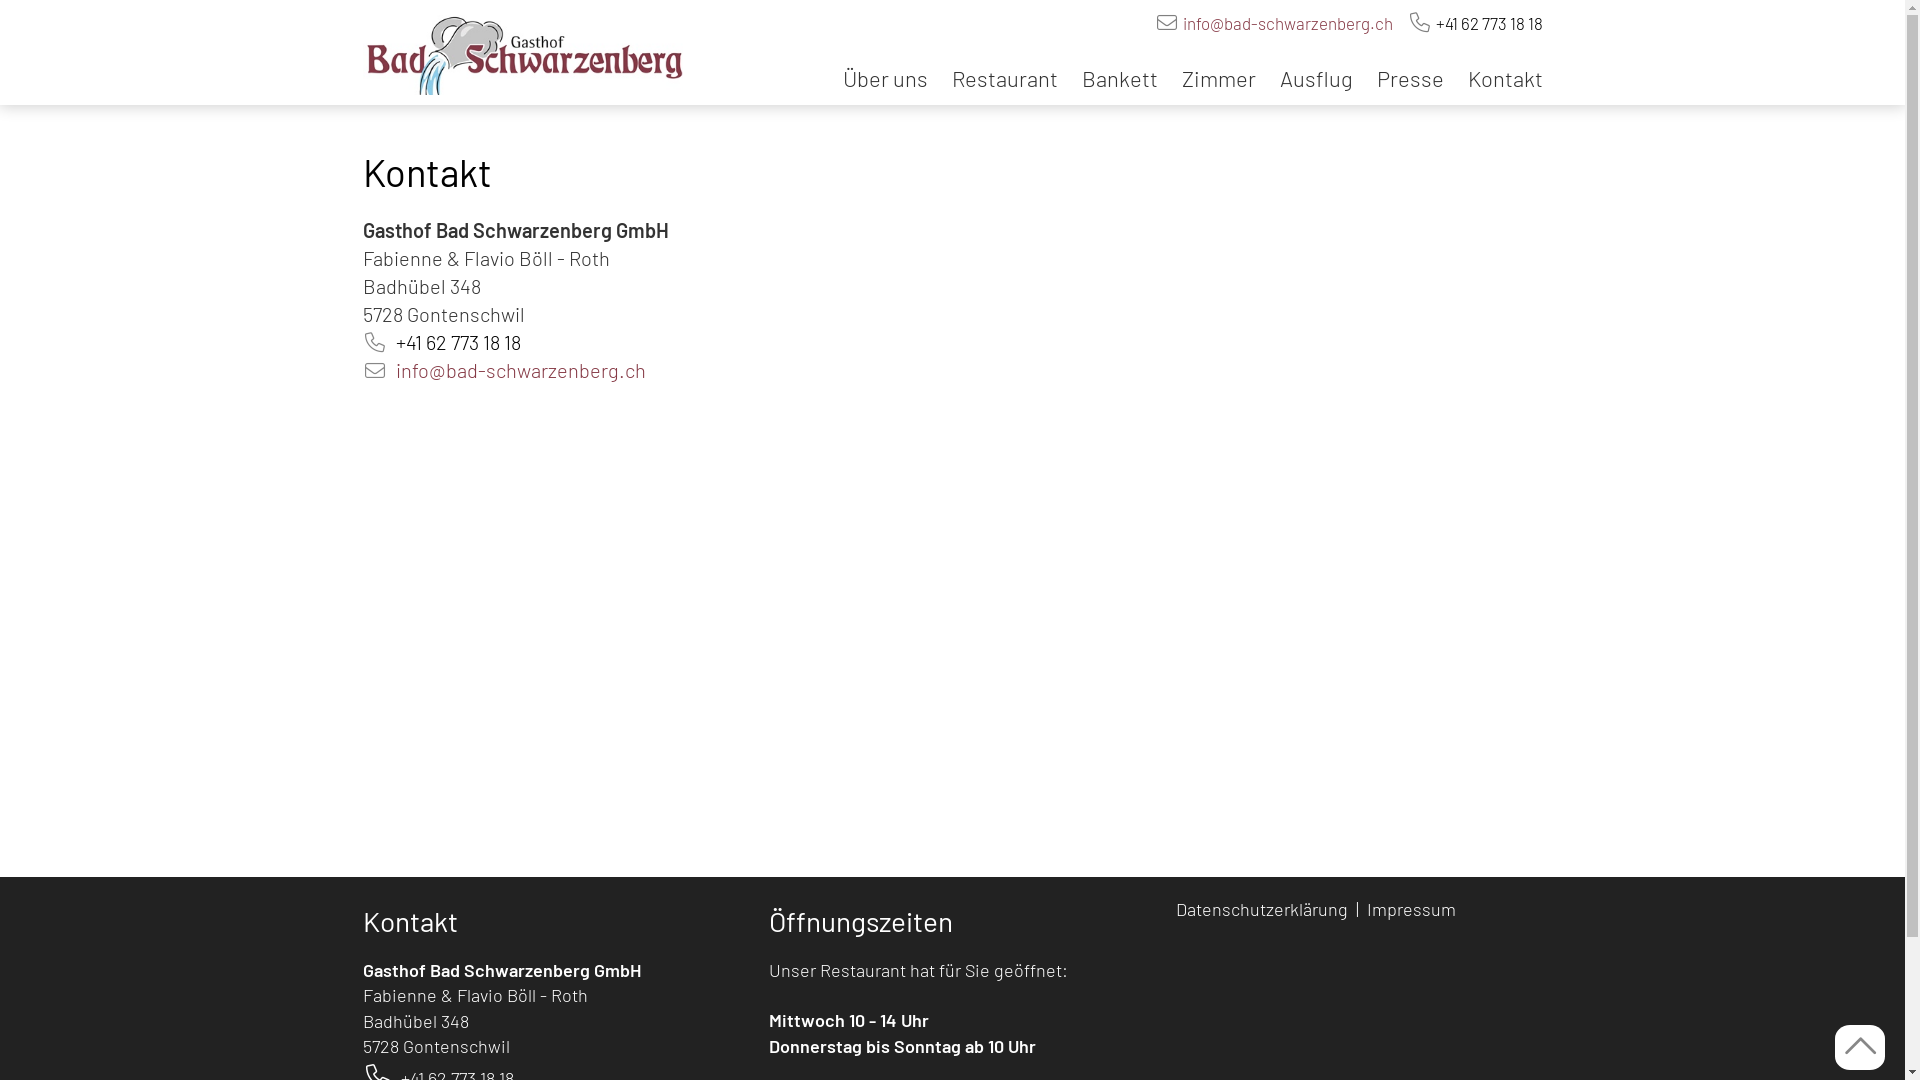  What do you see at coordinates (1218, 77) in the screenshot?
I see `'Zimmer'` at bounding box center [1218, 77].